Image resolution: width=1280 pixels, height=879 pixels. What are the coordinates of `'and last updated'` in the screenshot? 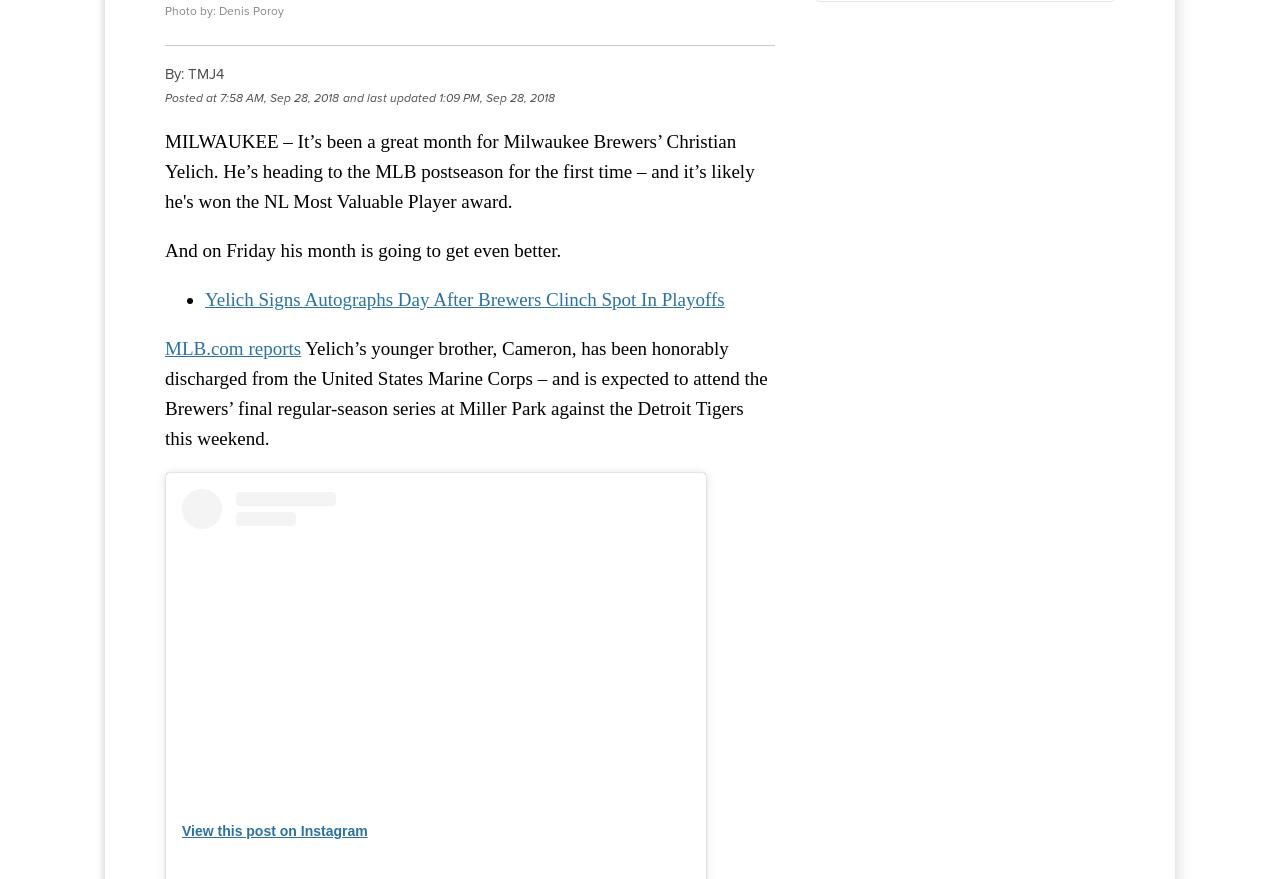 It's located at (389, 97).